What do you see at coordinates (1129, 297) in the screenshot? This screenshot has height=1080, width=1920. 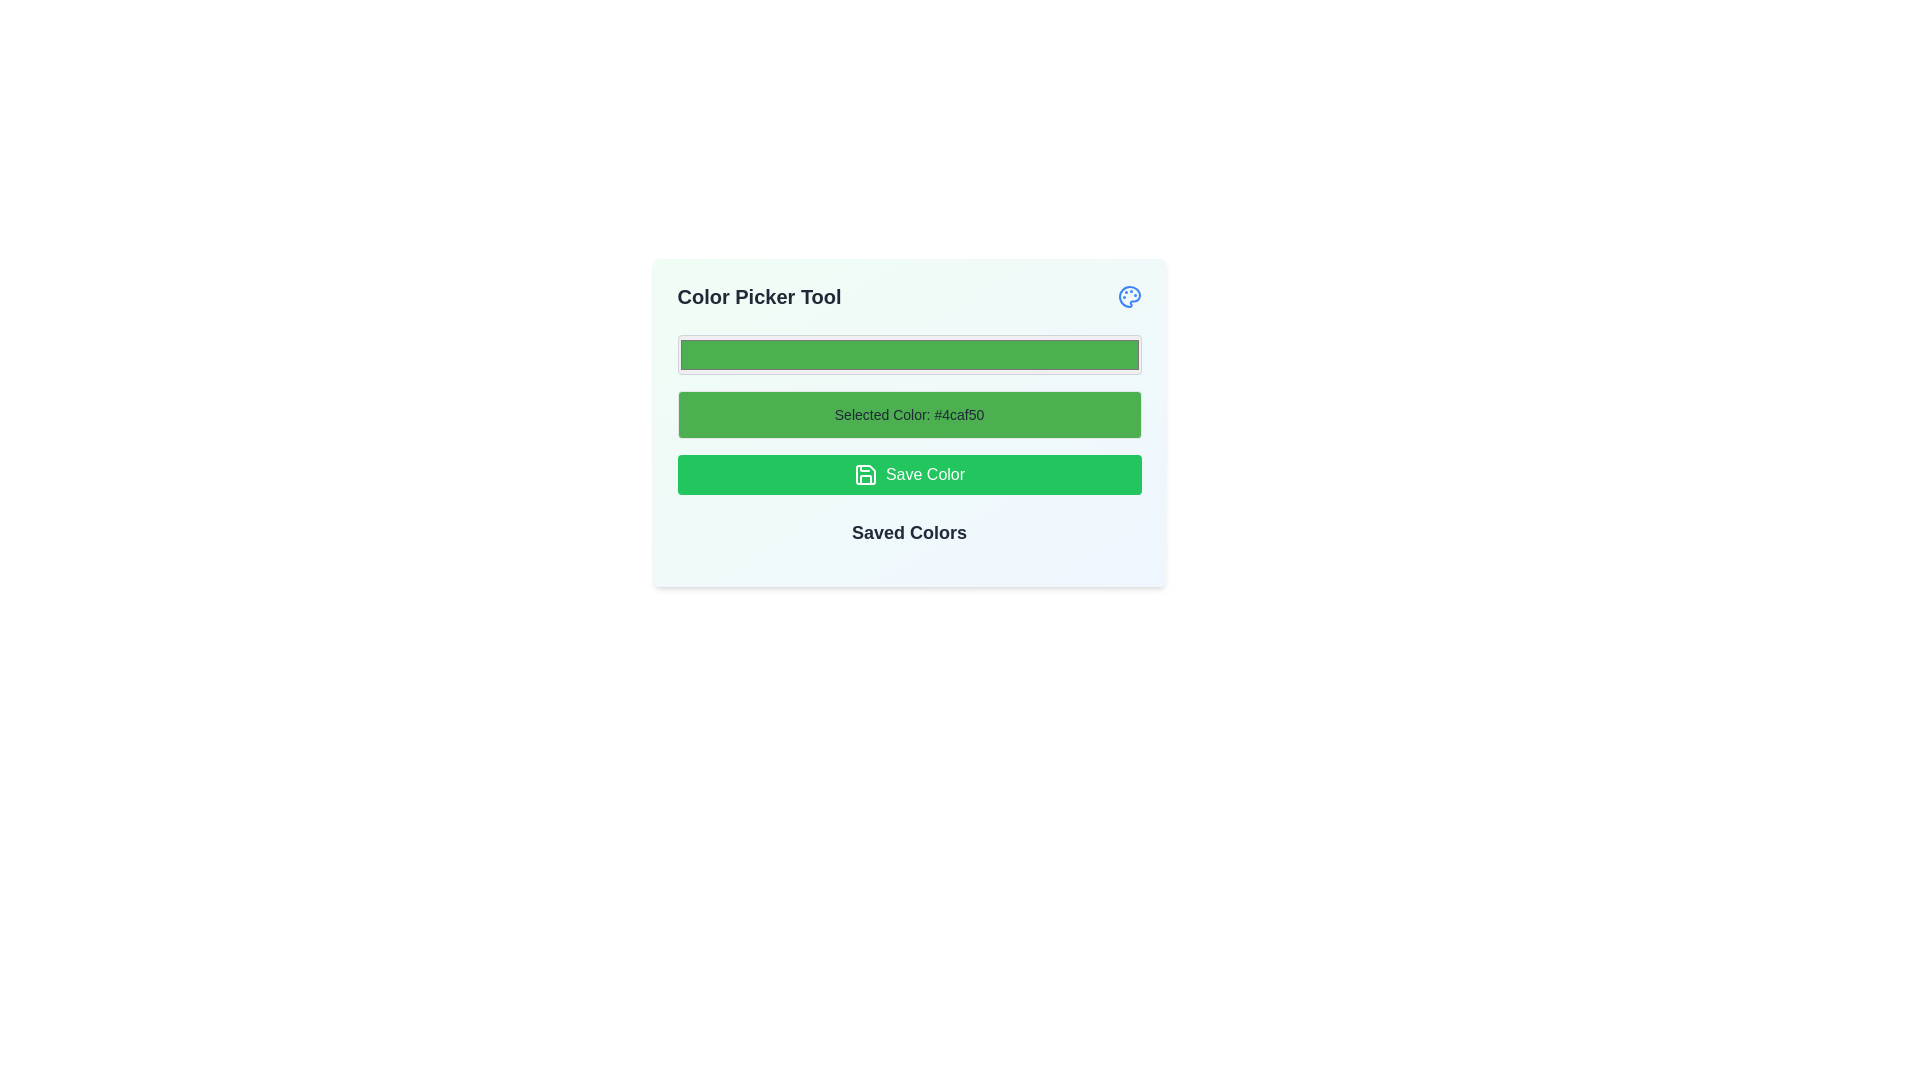 I see `the decorative icon located in the top-right corner of the interface, adjacent to the 'Color Picker Tool' header` at bounding box center [1129, 297].